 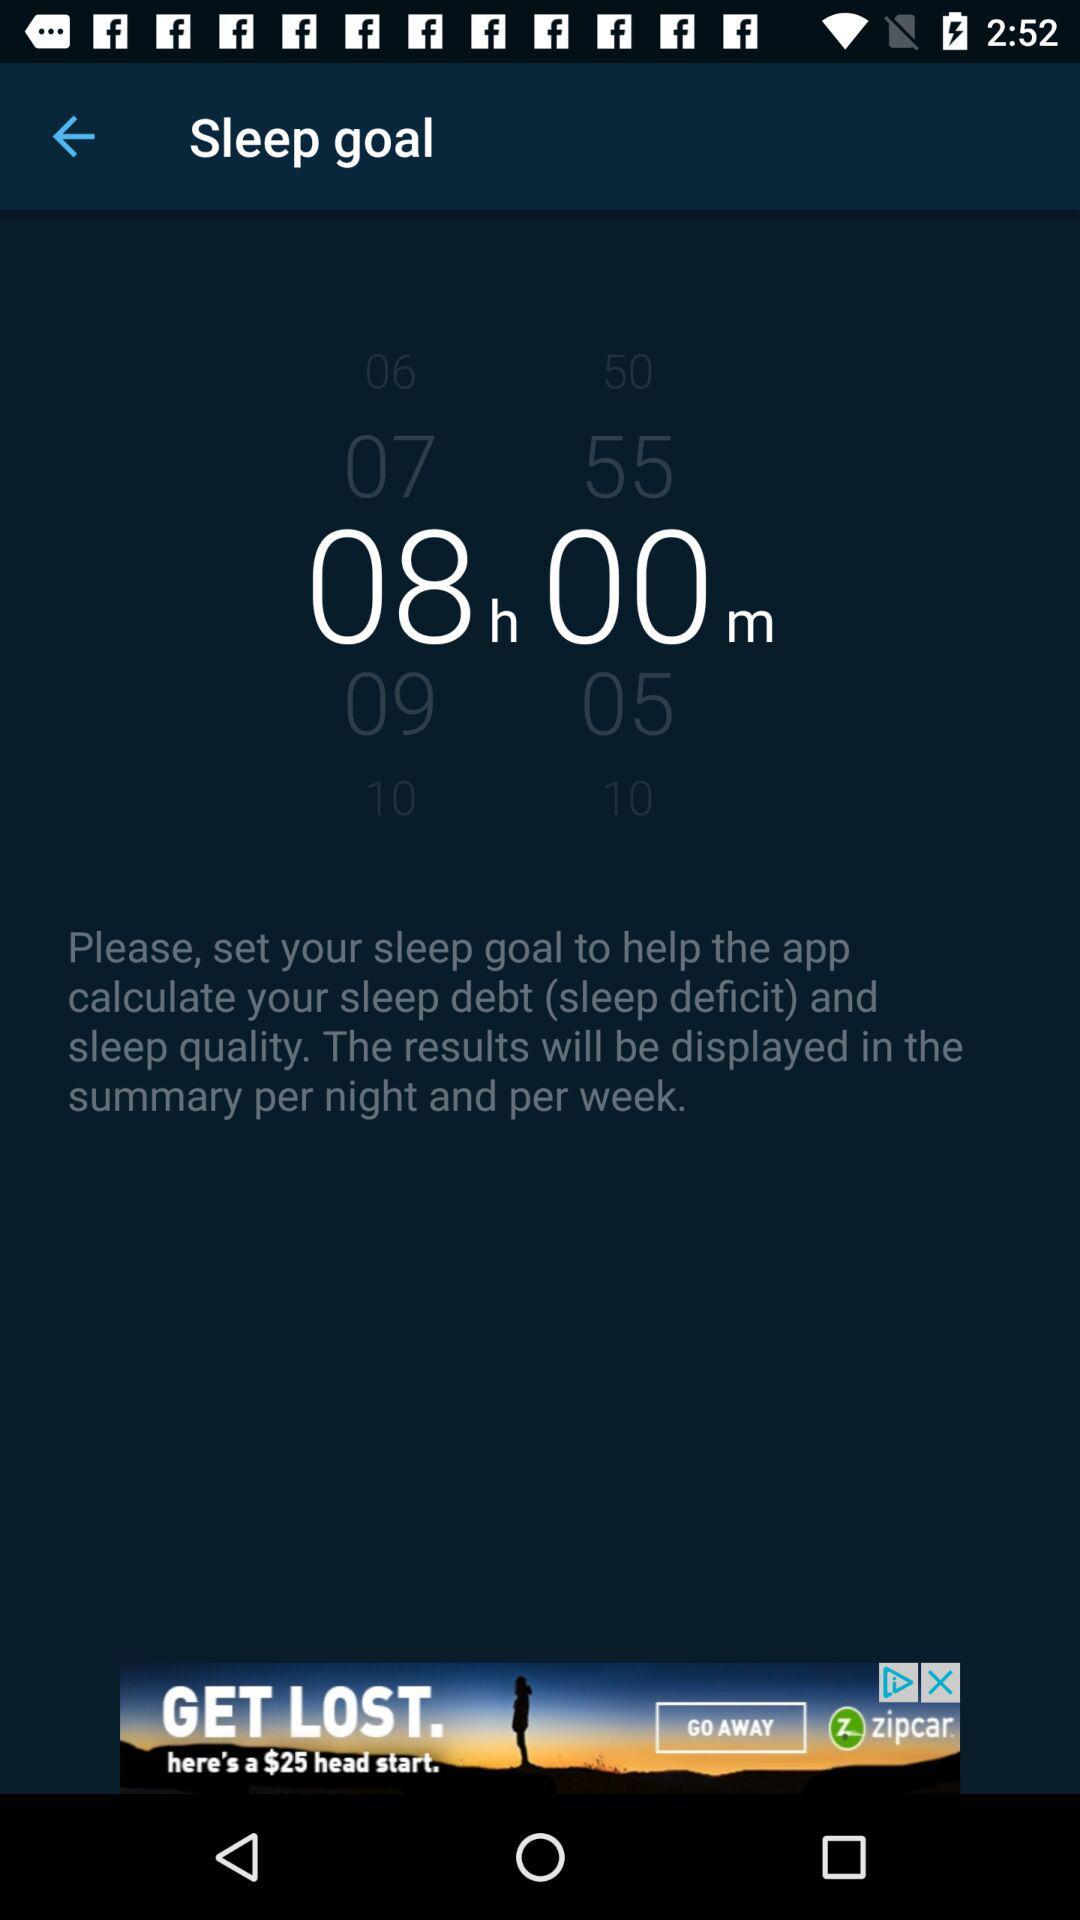 I want to click on advertisement for zipcar, so click(x=540, y=1727).